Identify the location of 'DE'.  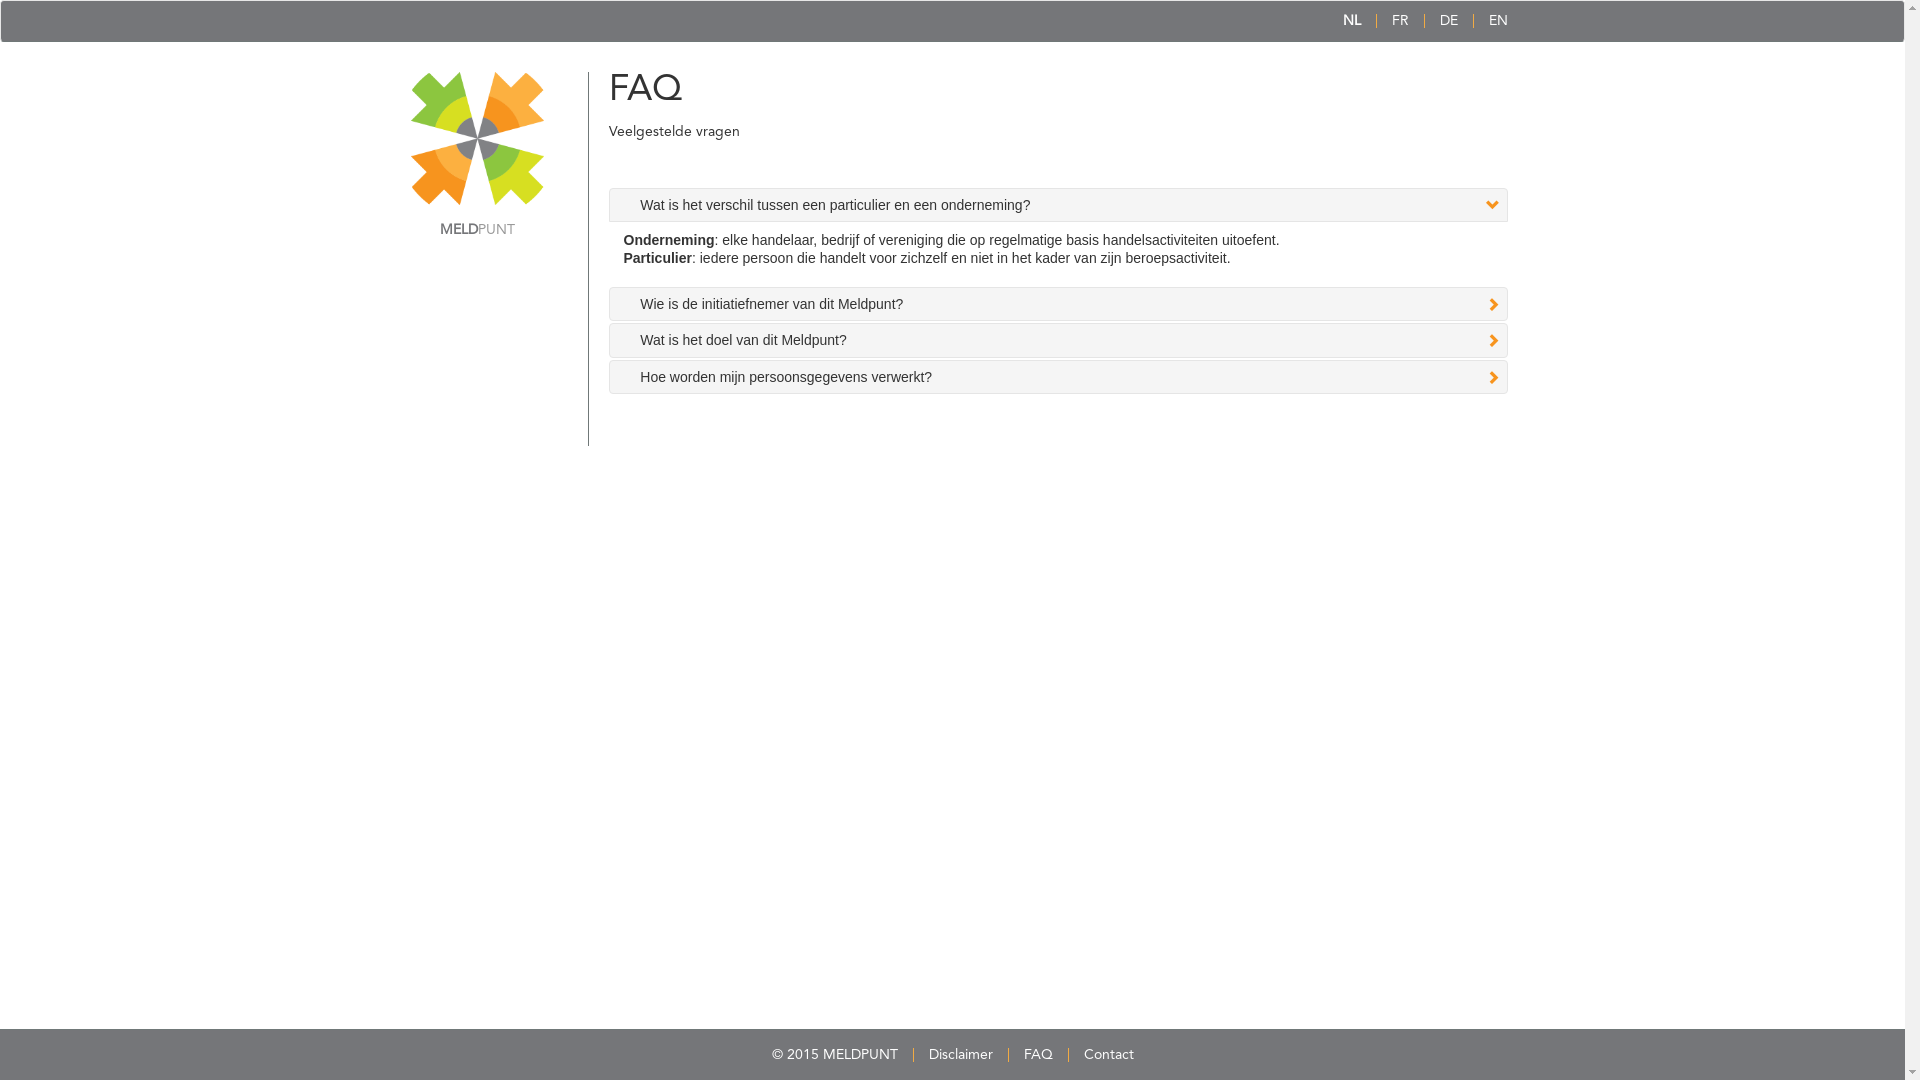
(1449, 20).